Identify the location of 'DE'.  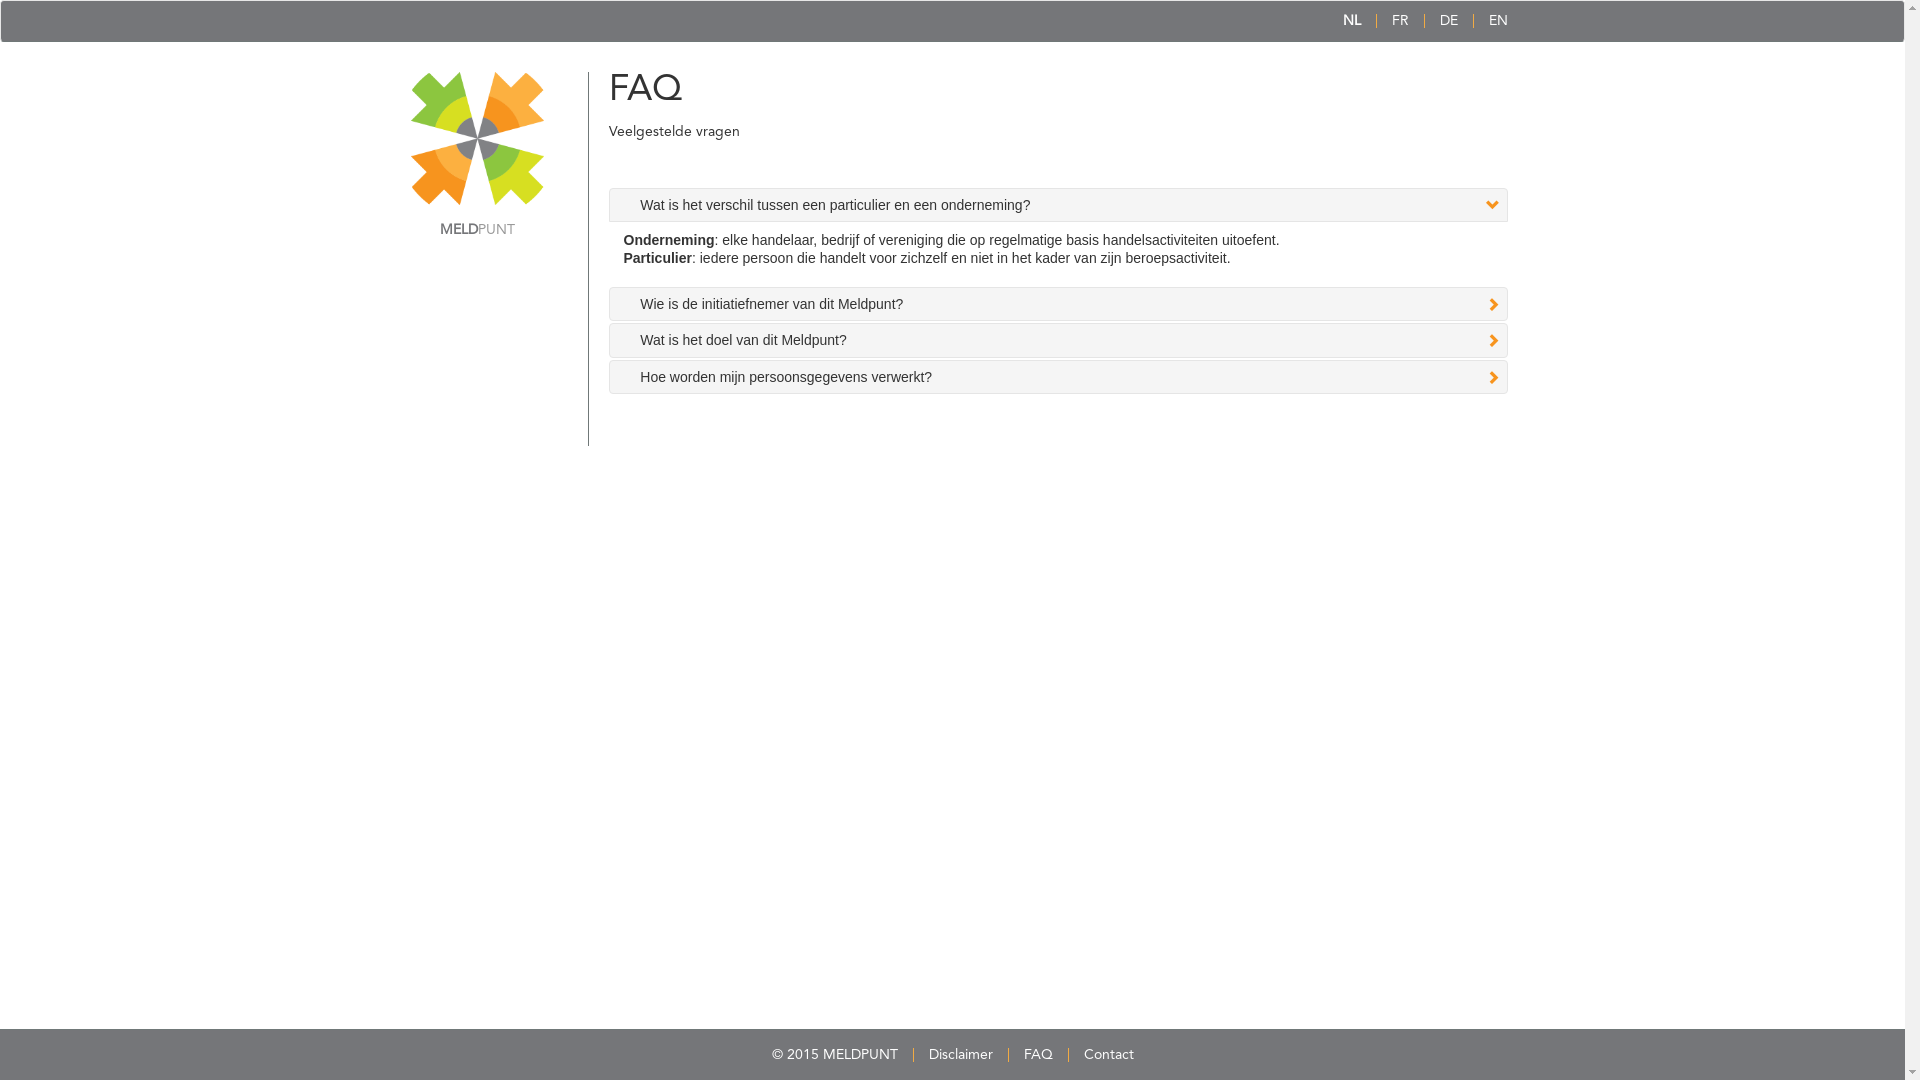
(1449, 20).